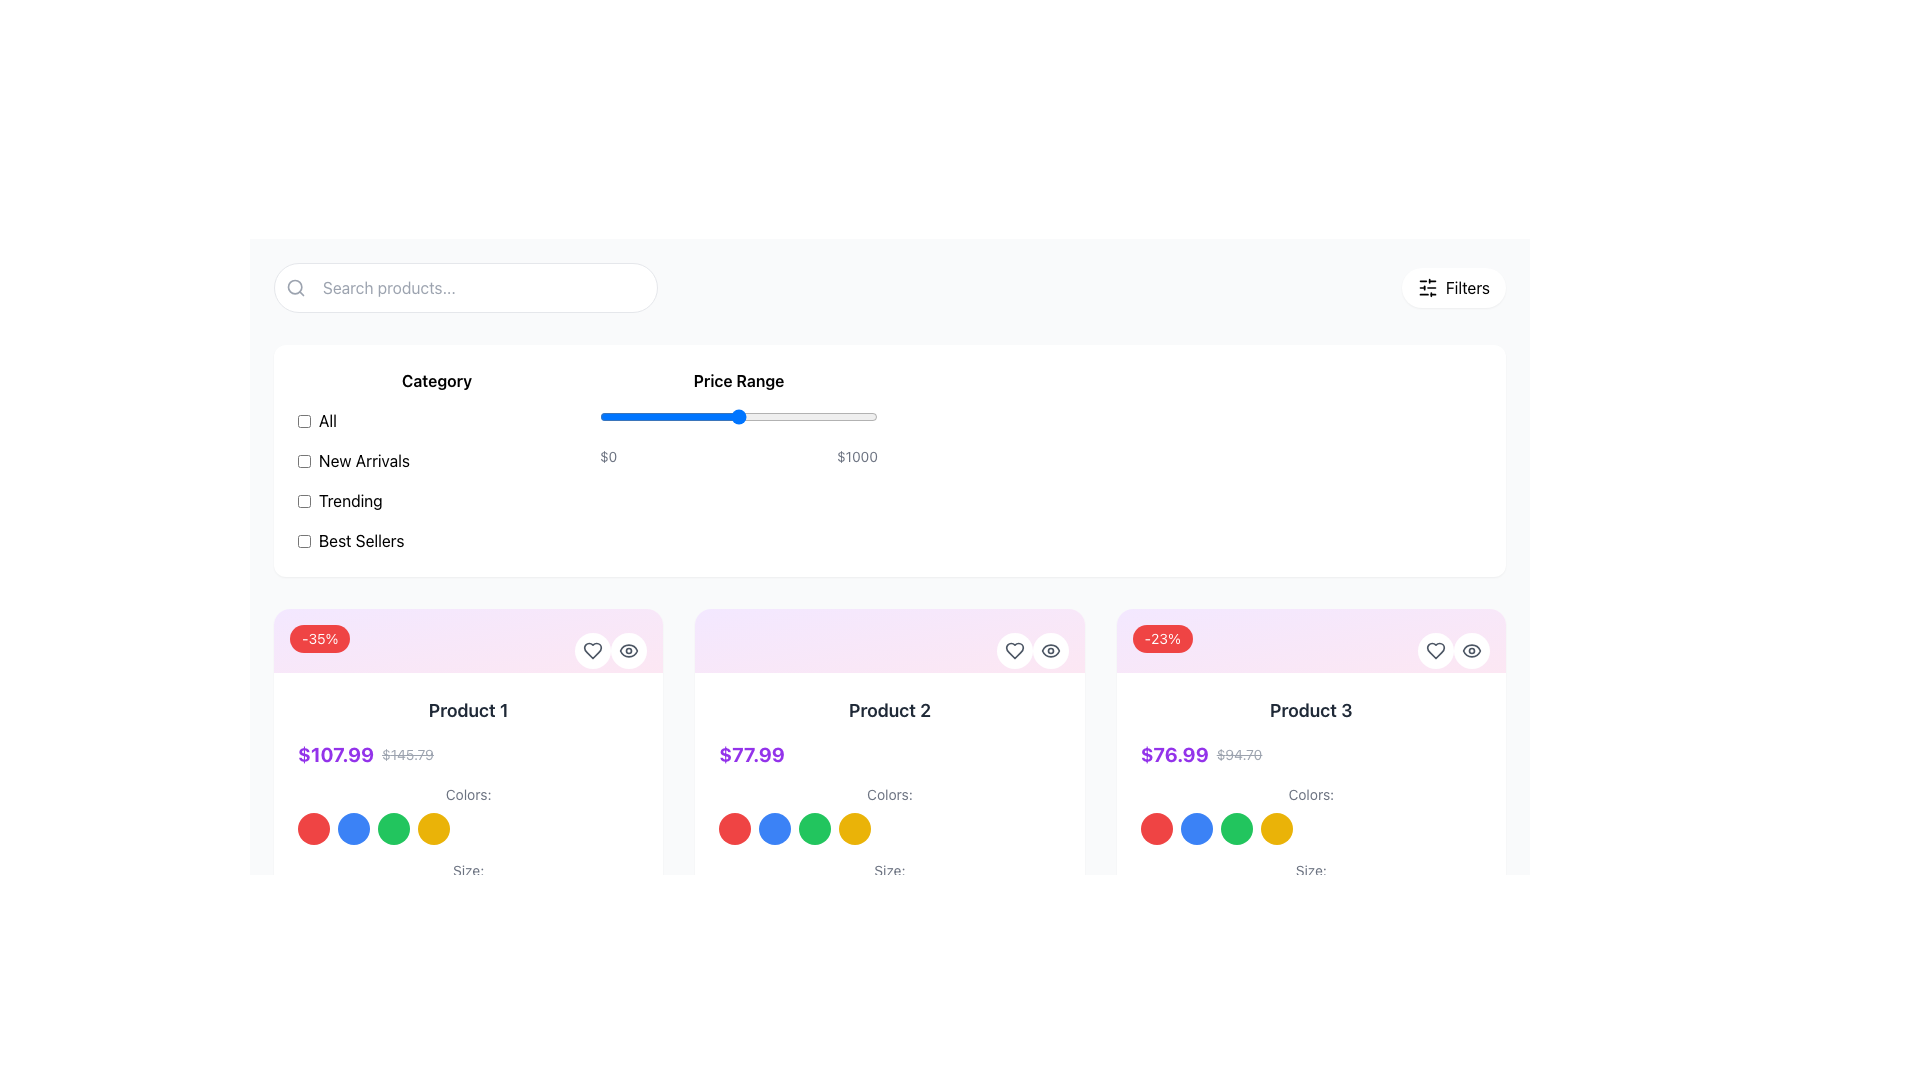 Image resolution: width=1920 pixels, height=1080 pixels. I want to click on the price range, so click(828, 415).